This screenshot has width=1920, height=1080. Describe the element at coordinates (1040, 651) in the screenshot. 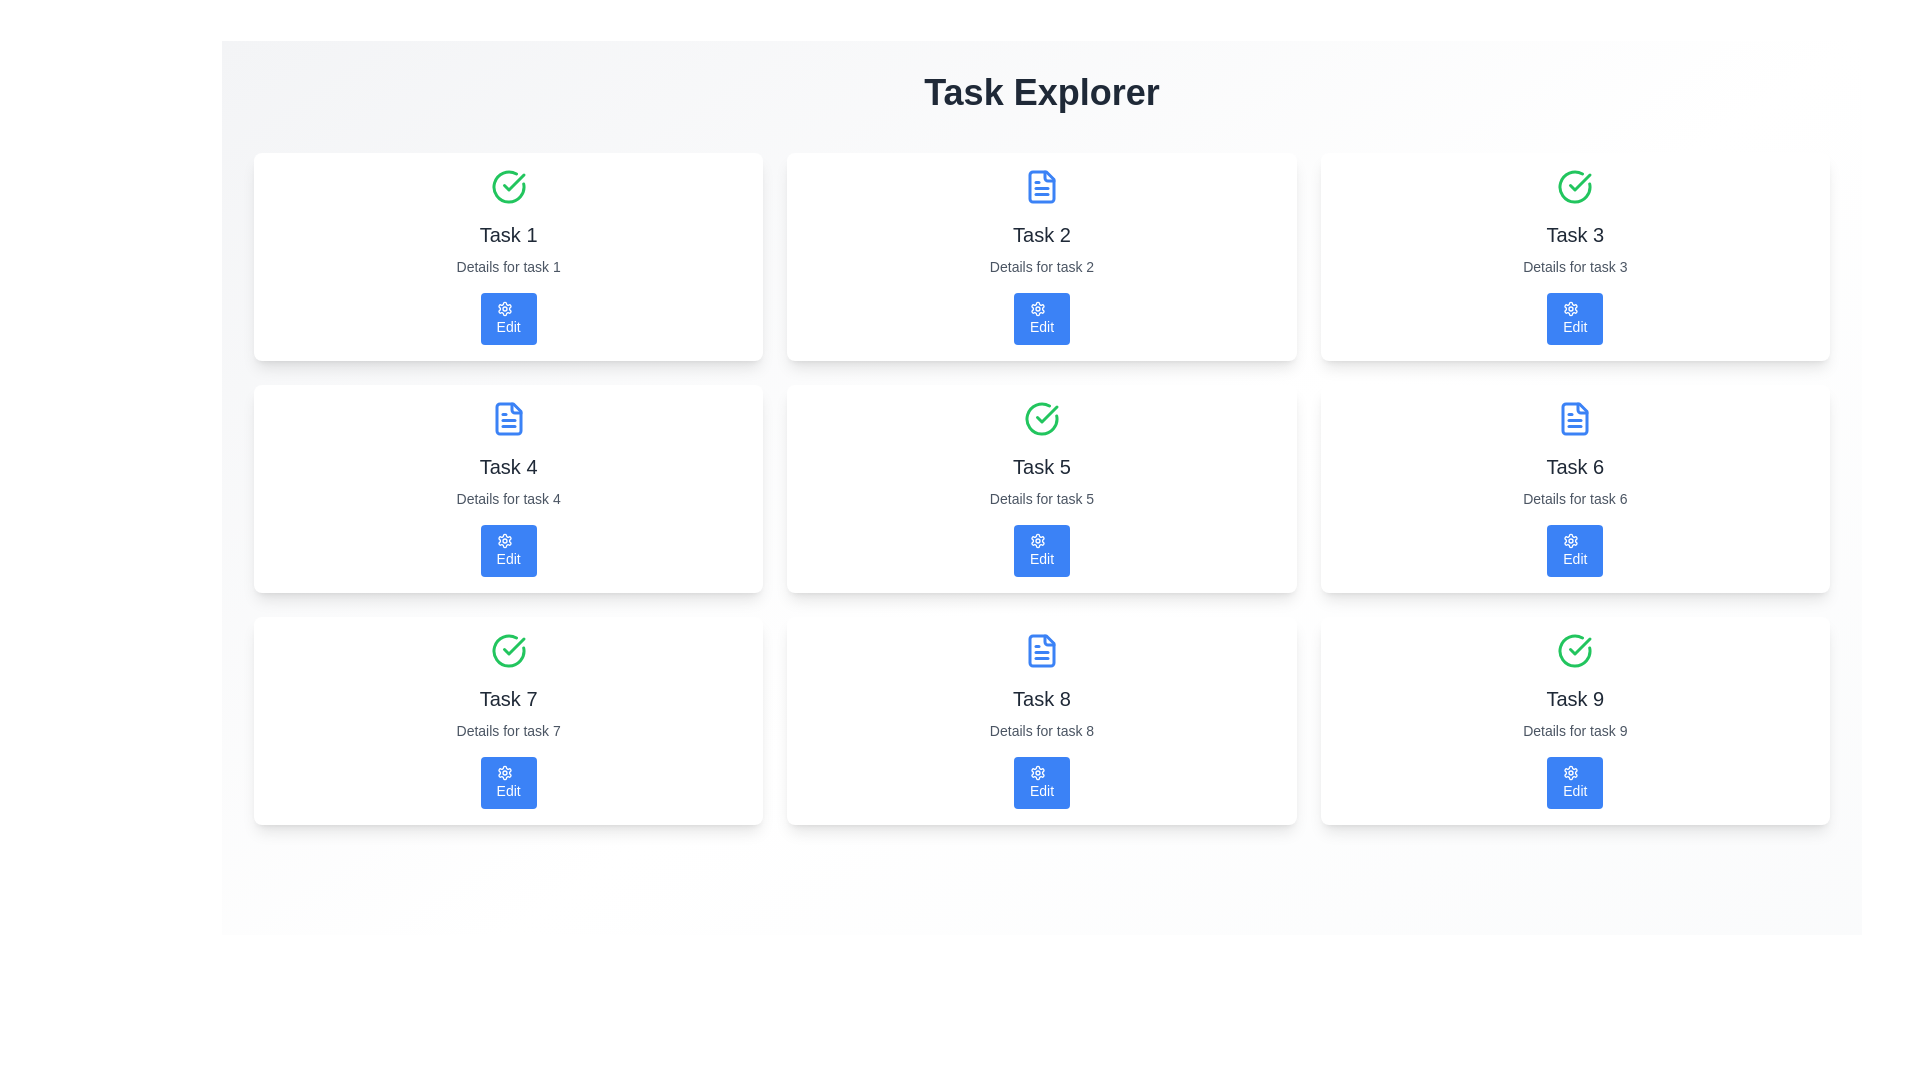

I see `the SVG-based icon element that represents the document associated with 'Task 8', located at the top-center of the card in the bottom-center row of the task cards` at that location.